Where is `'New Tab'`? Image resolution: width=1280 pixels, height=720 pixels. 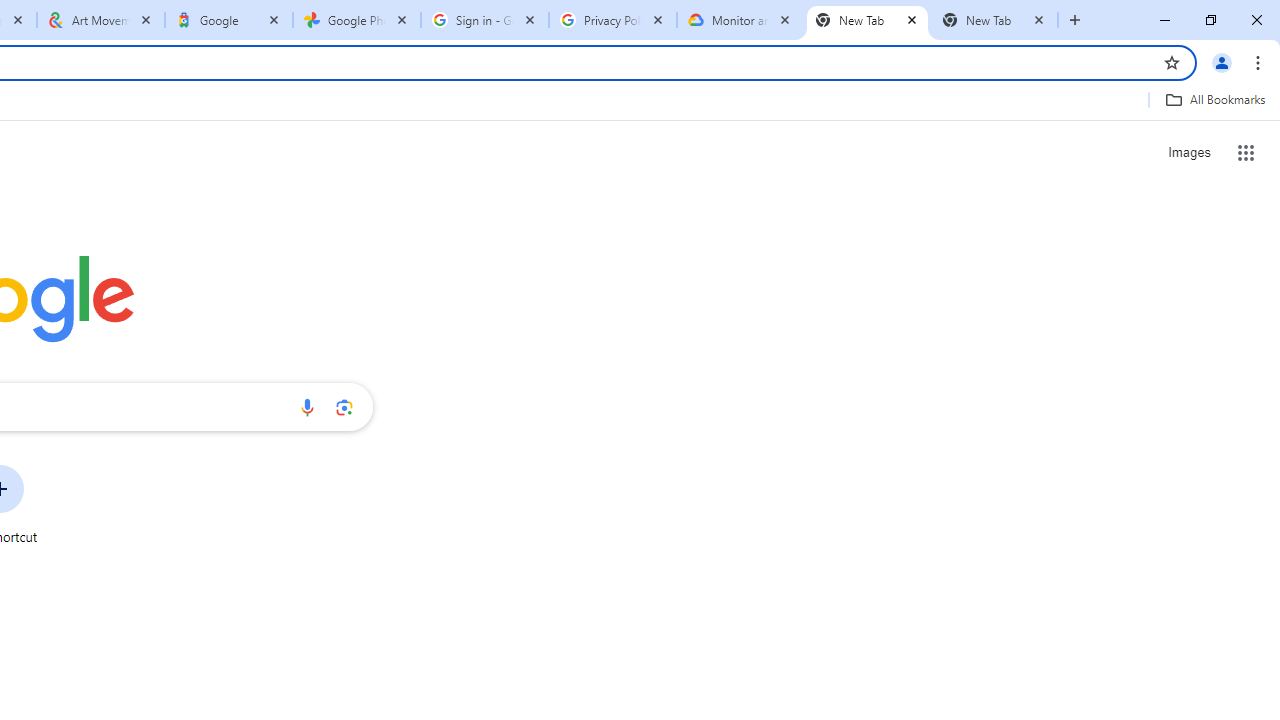 'New Tab' is located at coordinates (867, 20).